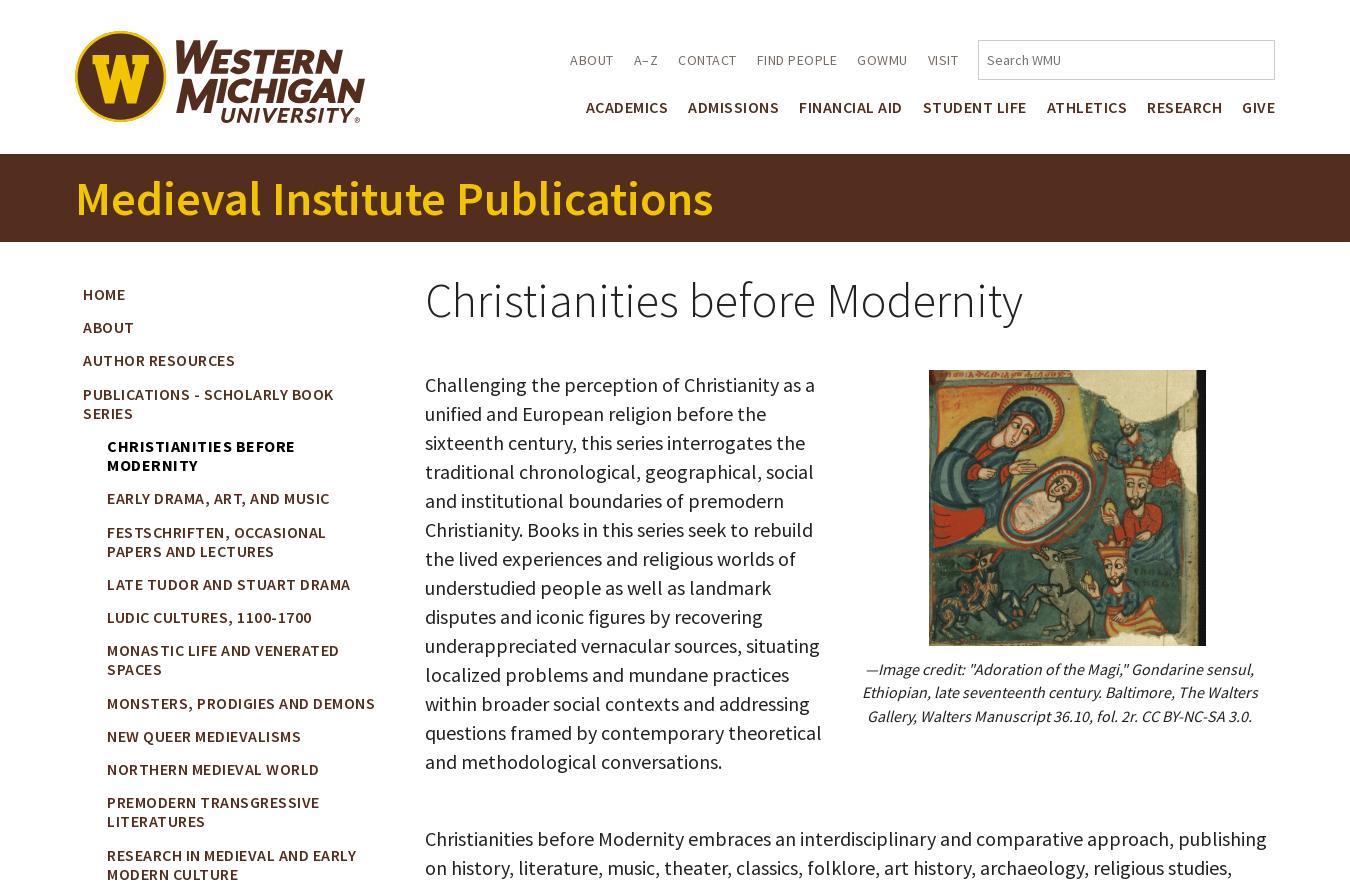 The width and height of the screenshot is (1350, 887). I want to click on 'Challenging the perception of Christianity as a unified and European religion before the sixteenth century, this series interrogates the traditional chronological, geographical, social and institutional boundaries of premodern Christianity. Books in this series seek to rebuild the lived experiences and religious worlds of understudied people as well as landmark disputes and iconic figures by recovering underappreciated vernacular sources, situating localized problems and mundane practices within broader social contexts and addressing questions framed by contemporary theoretical and methodological conversations.', so click(623, 571).